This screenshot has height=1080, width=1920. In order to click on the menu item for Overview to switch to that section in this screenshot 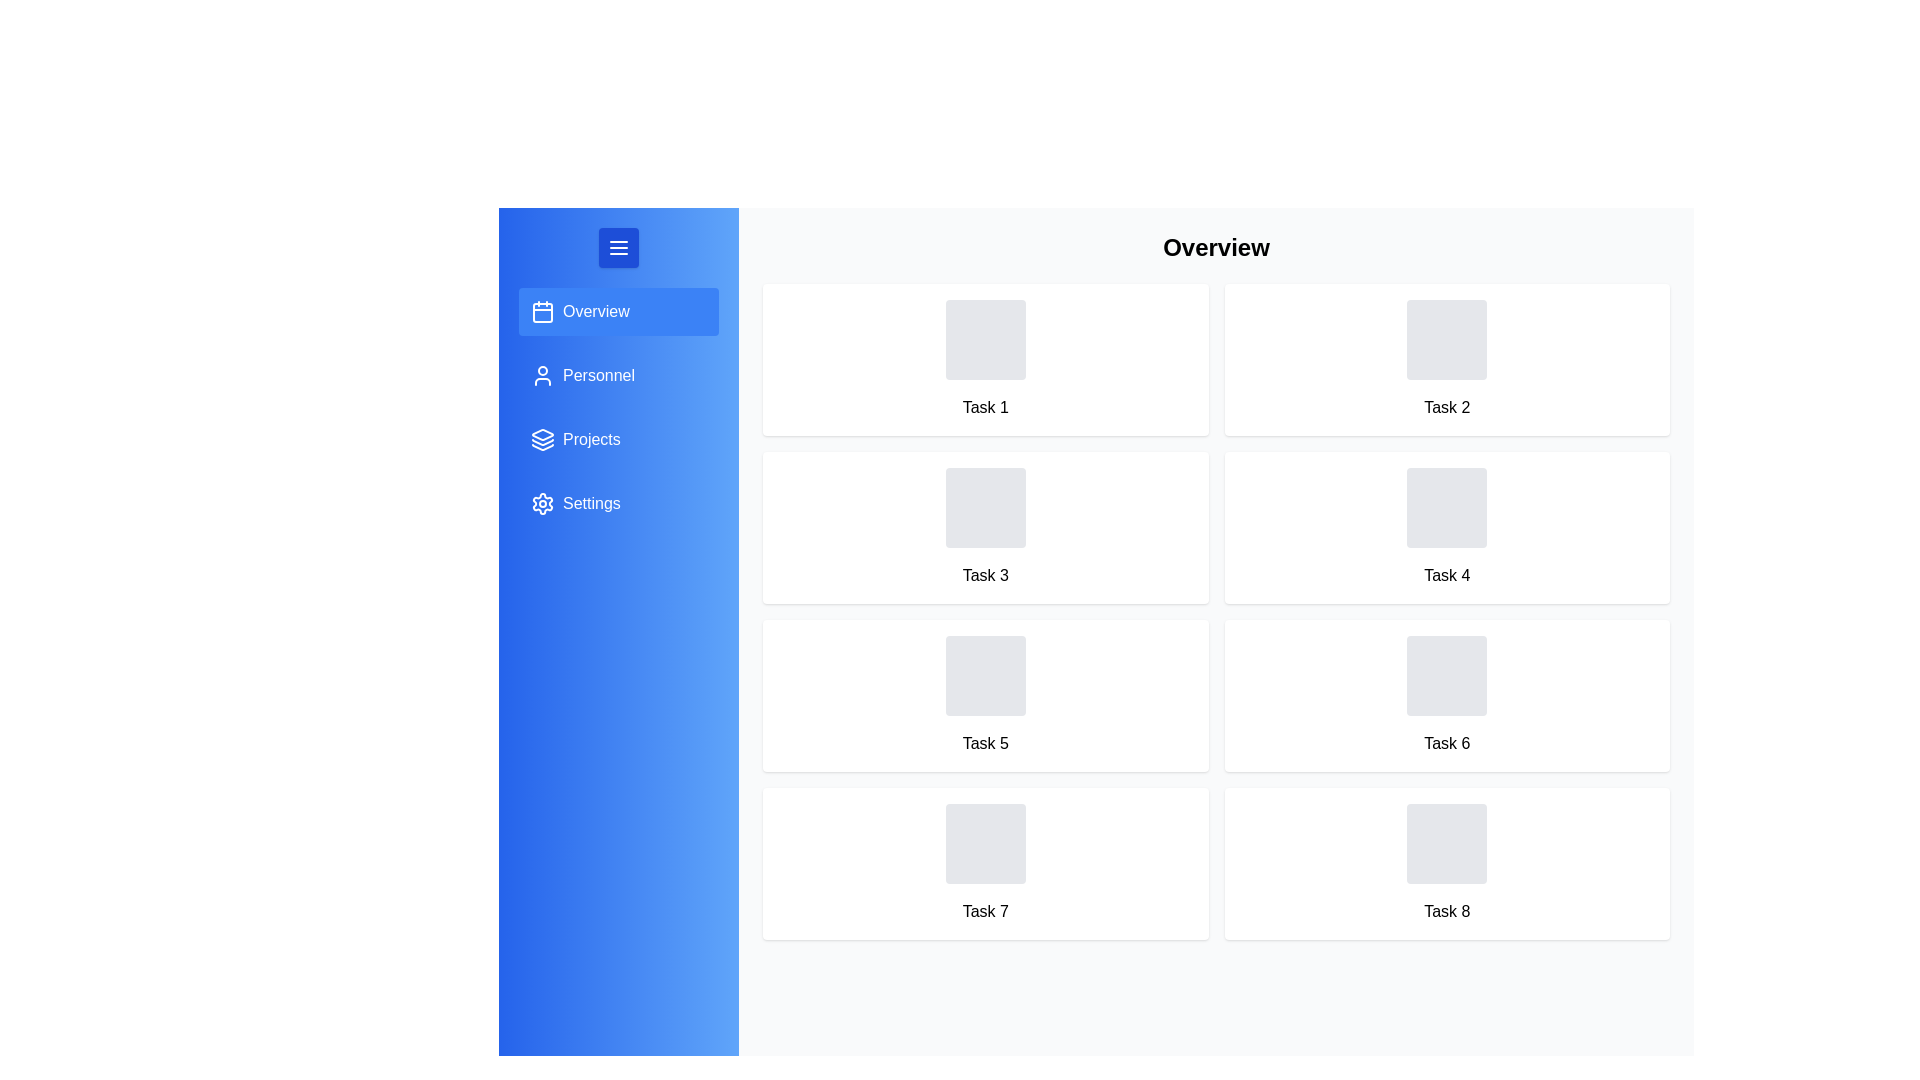, I will do `click(618, 312)`.